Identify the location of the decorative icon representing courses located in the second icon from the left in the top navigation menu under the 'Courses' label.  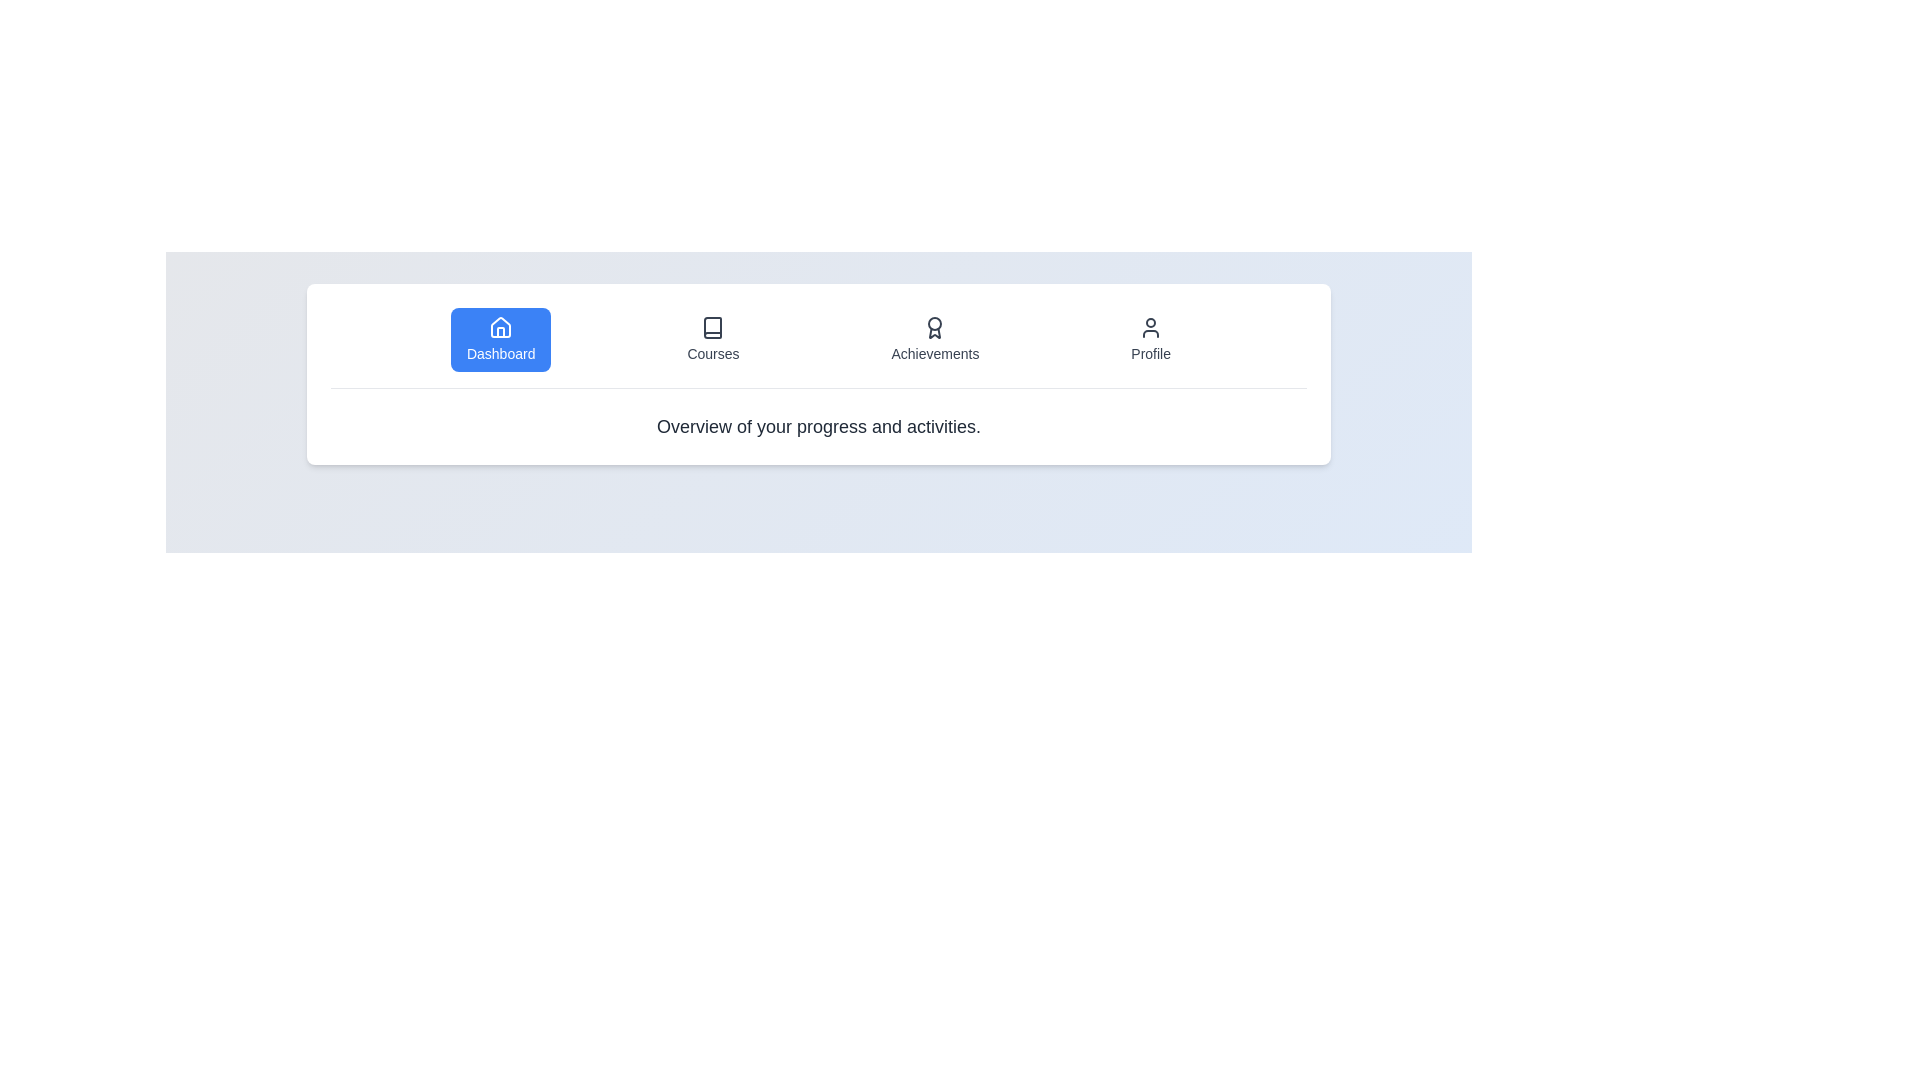
(713, 326).